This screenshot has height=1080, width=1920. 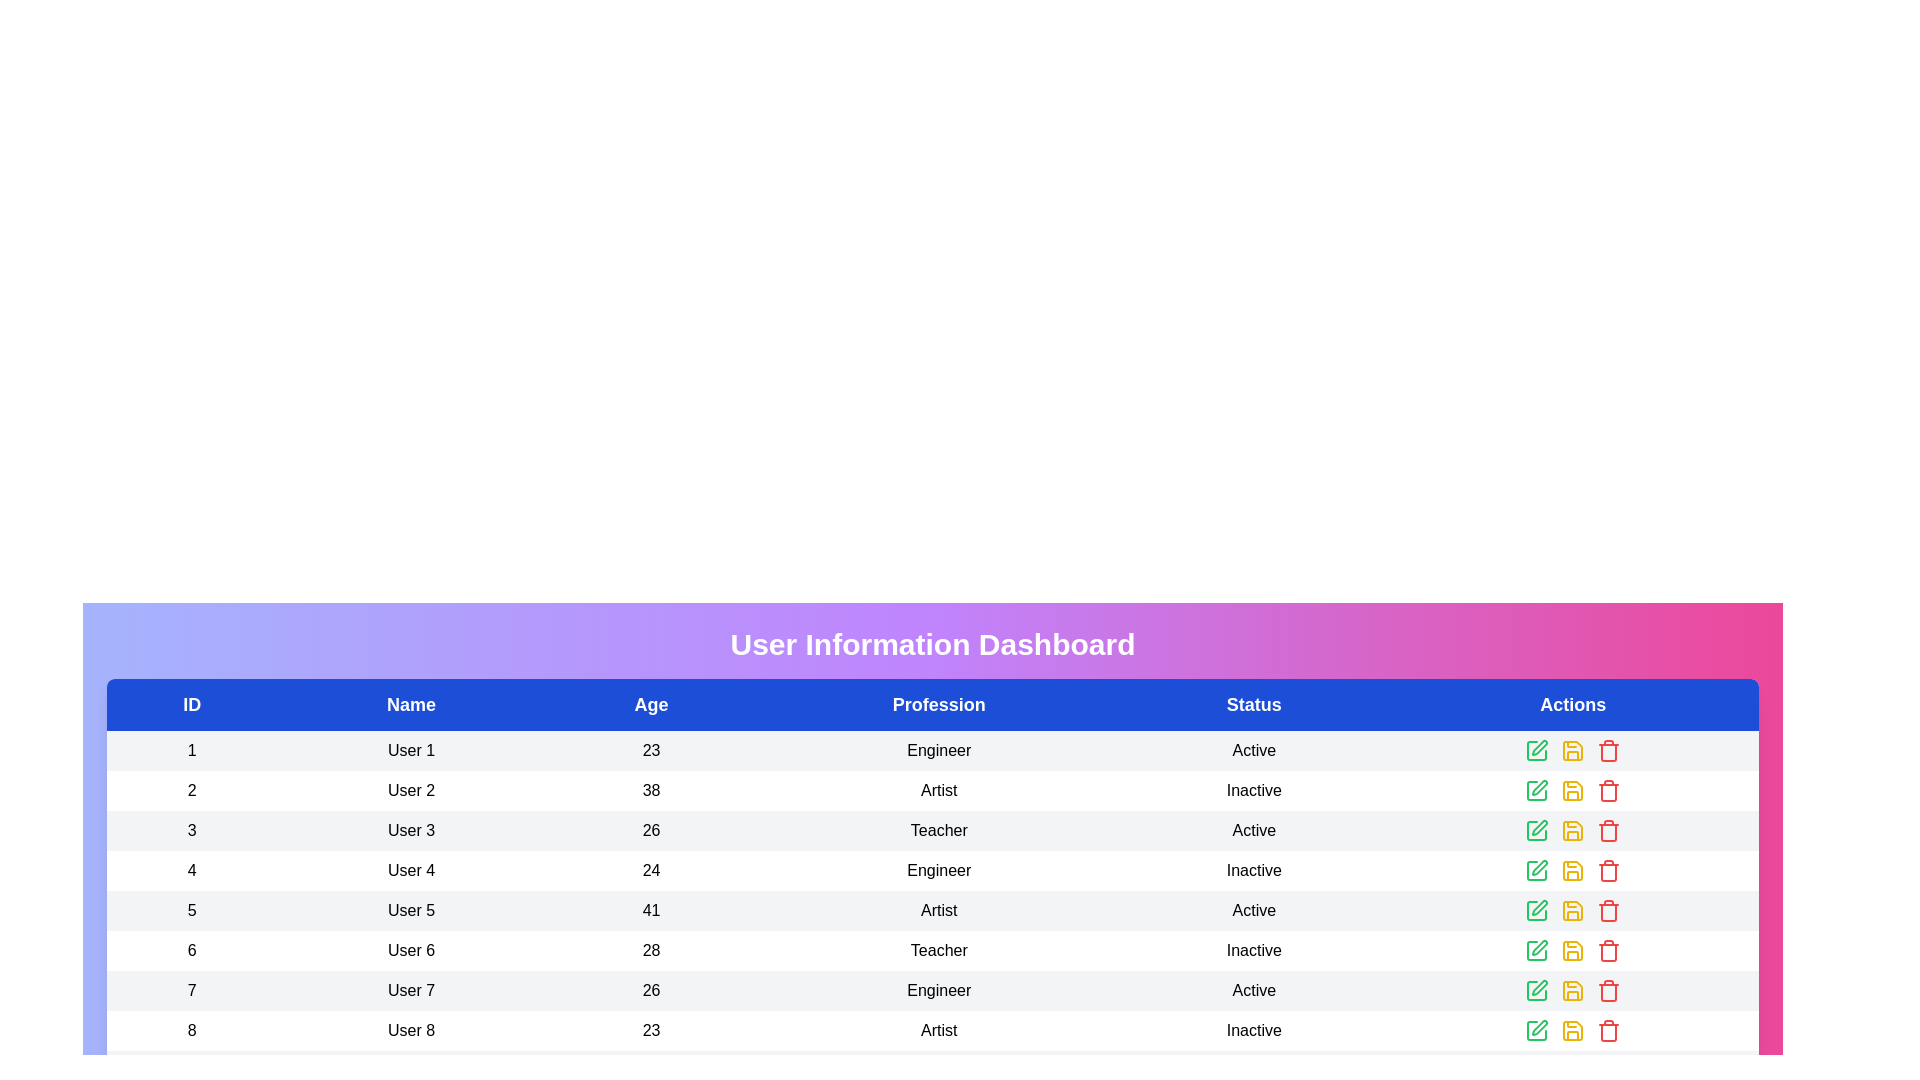 What do you see at coordinates (651, 704) in the screenshot?
I see `the column header labeled 'Age' to sort the table by that column` at bounding box center [651, 704].